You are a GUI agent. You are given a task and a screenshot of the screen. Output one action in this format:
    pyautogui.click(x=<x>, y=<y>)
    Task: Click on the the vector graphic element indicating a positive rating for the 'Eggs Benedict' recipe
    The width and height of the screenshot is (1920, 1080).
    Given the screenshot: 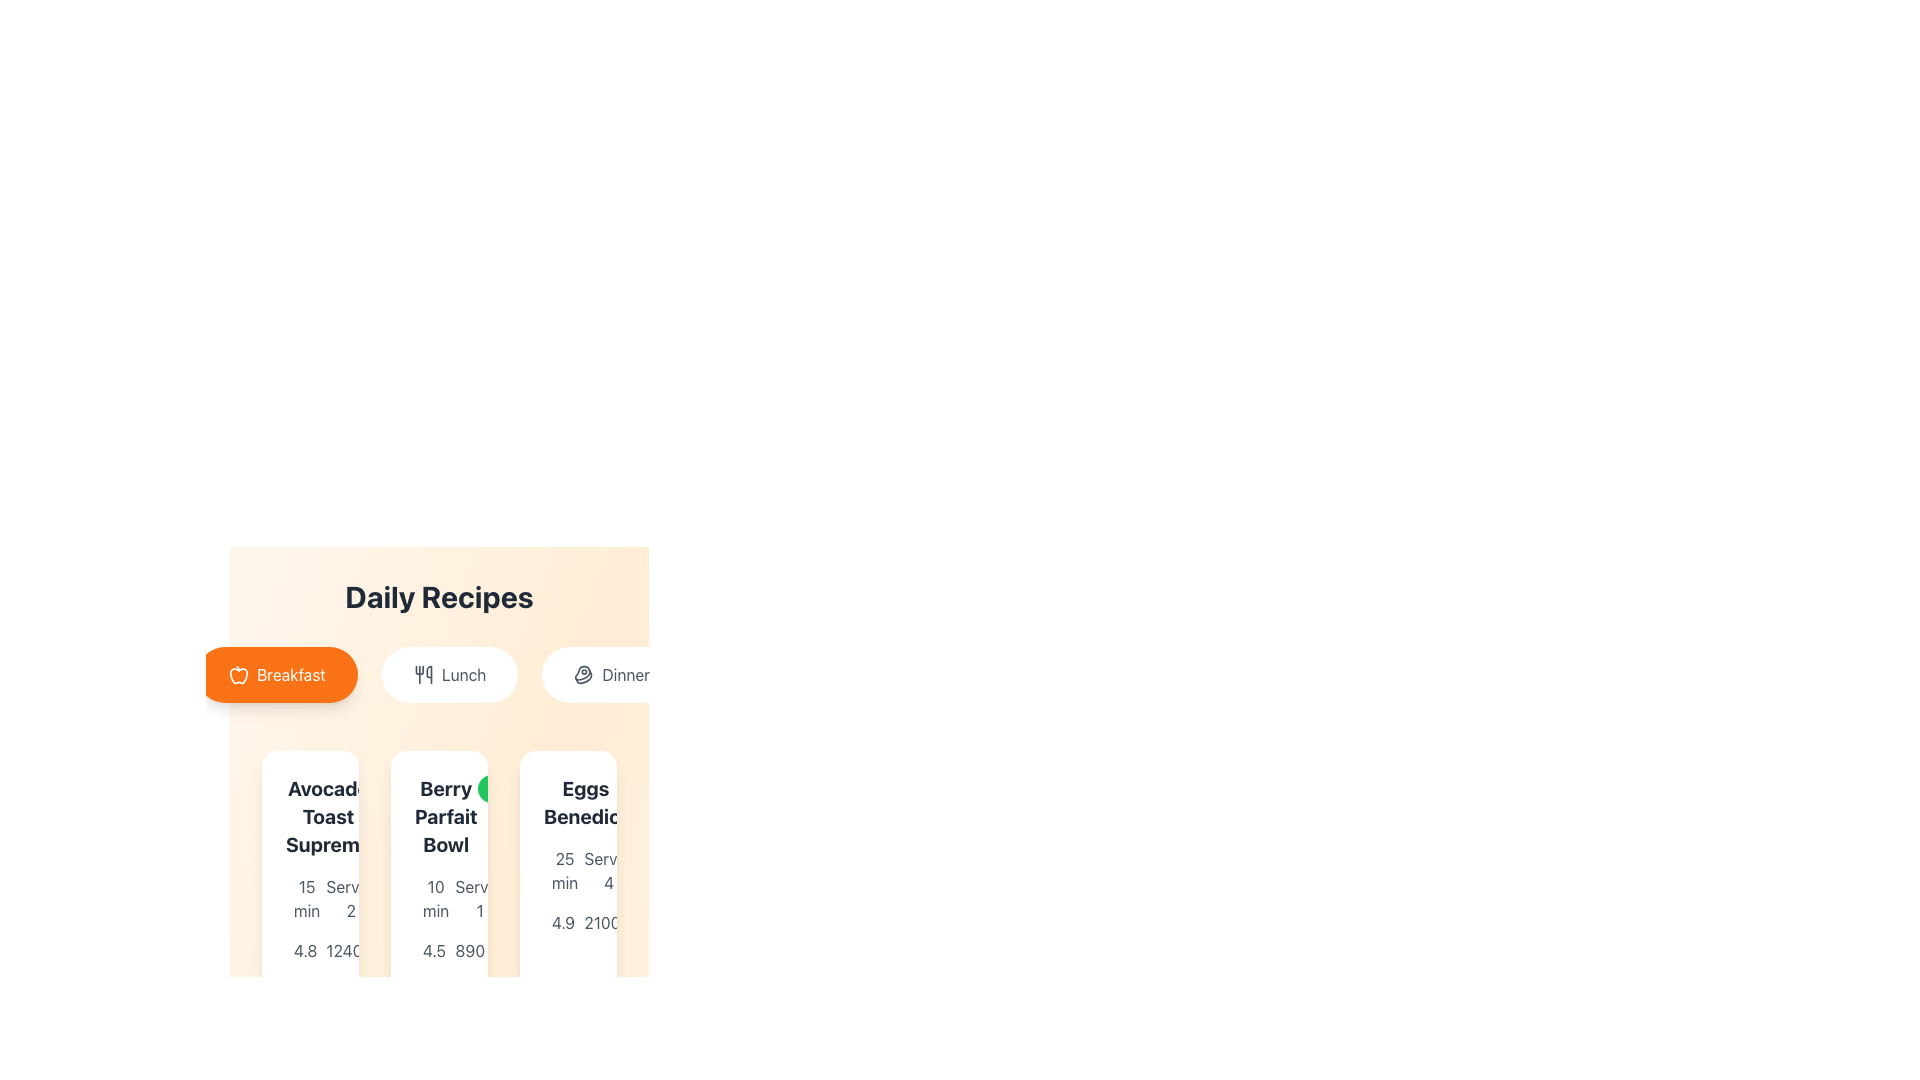 What is the action you would take?
    pyautogui.click(x=587, y=925)
    